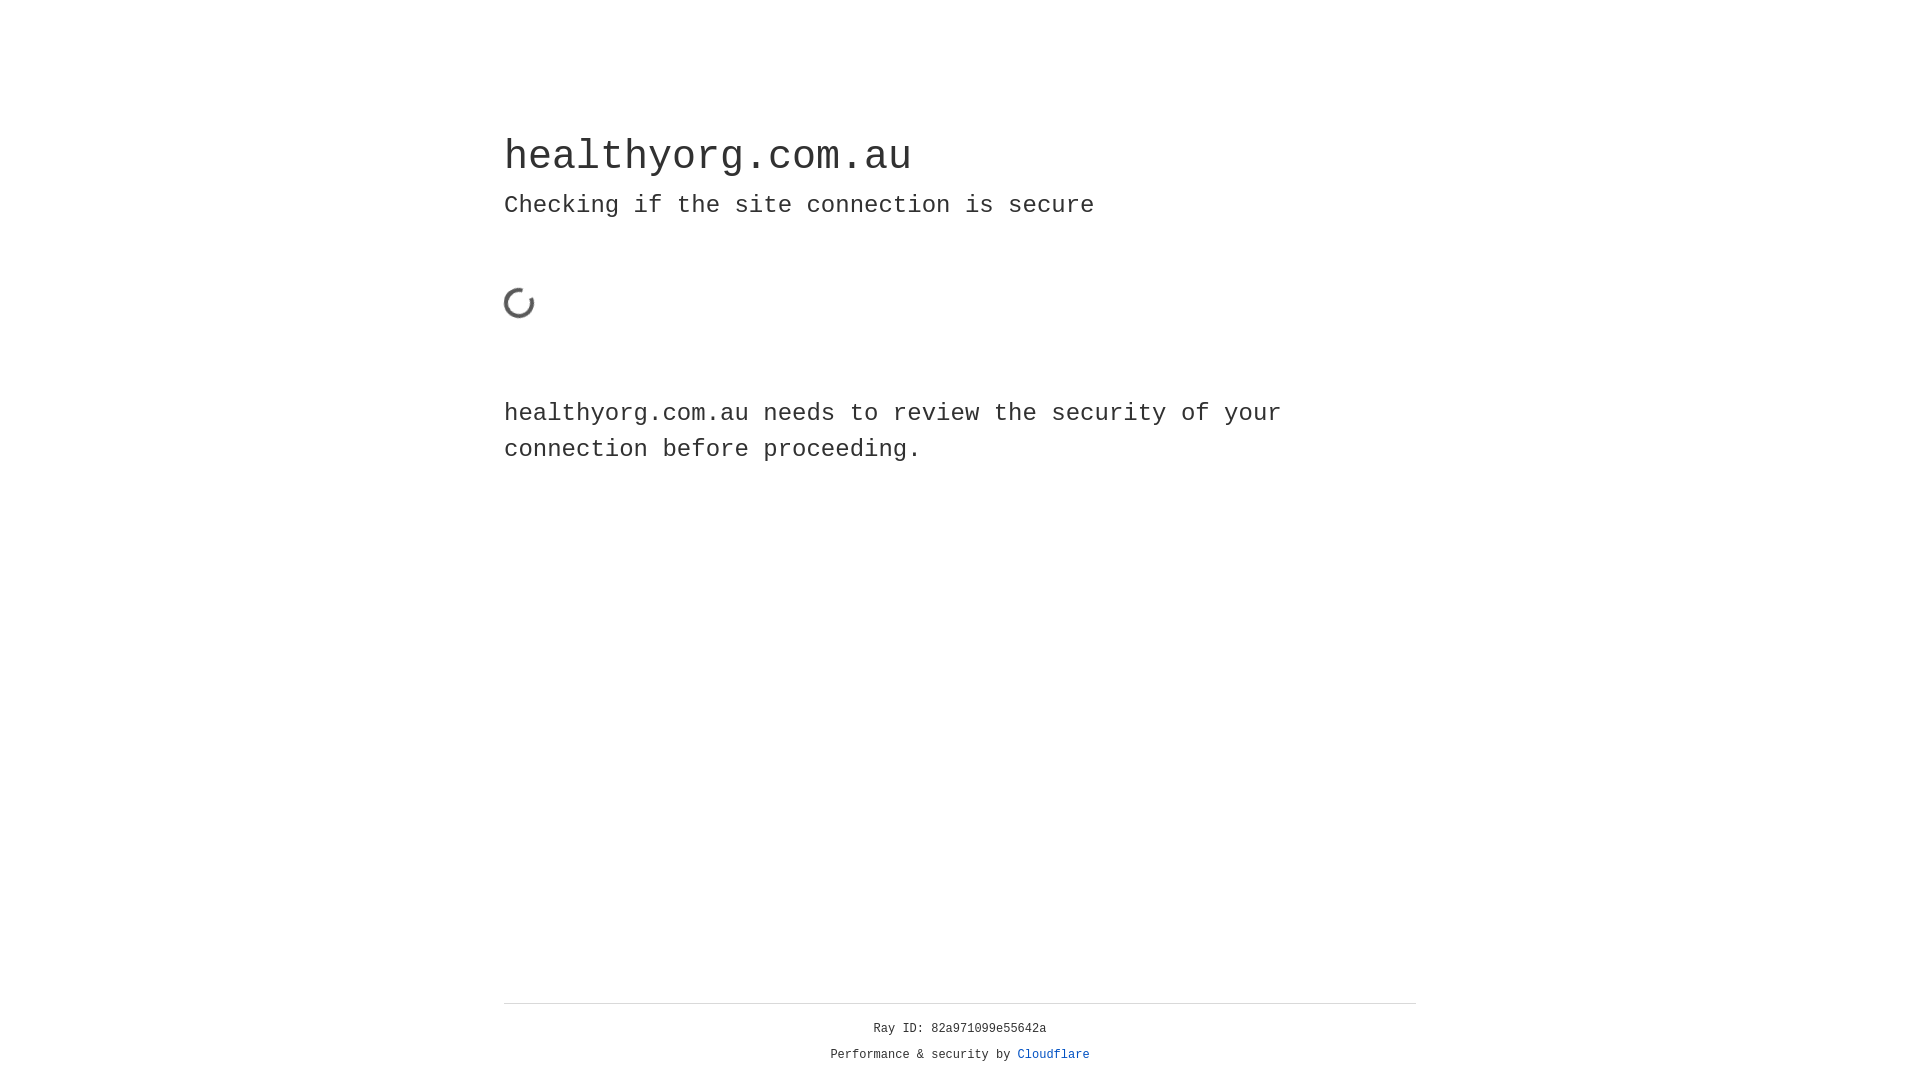 The image size is (1920, 1080). Describe the element at coordinates (1053, 1054) in the screenshot. I see `'Cloudflare'` at that location.